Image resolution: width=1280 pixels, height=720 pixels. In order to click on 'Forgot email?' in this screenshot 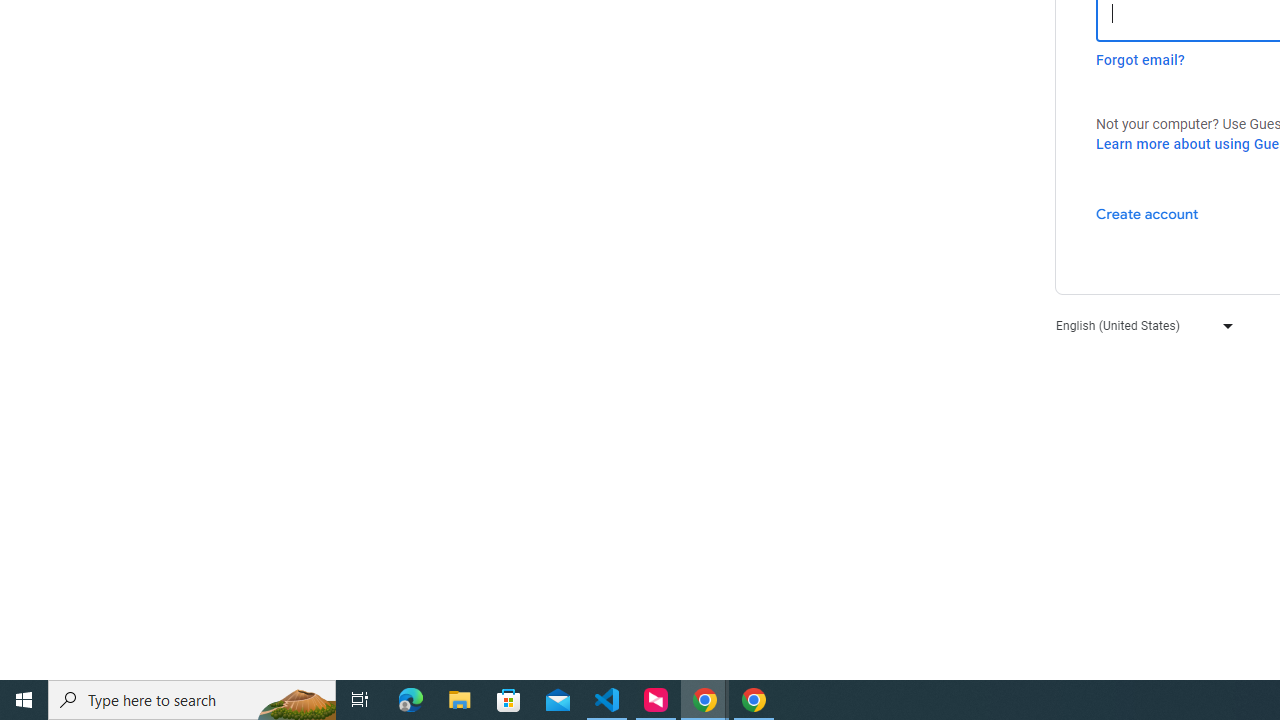, I will do `click(1140, 59)`.